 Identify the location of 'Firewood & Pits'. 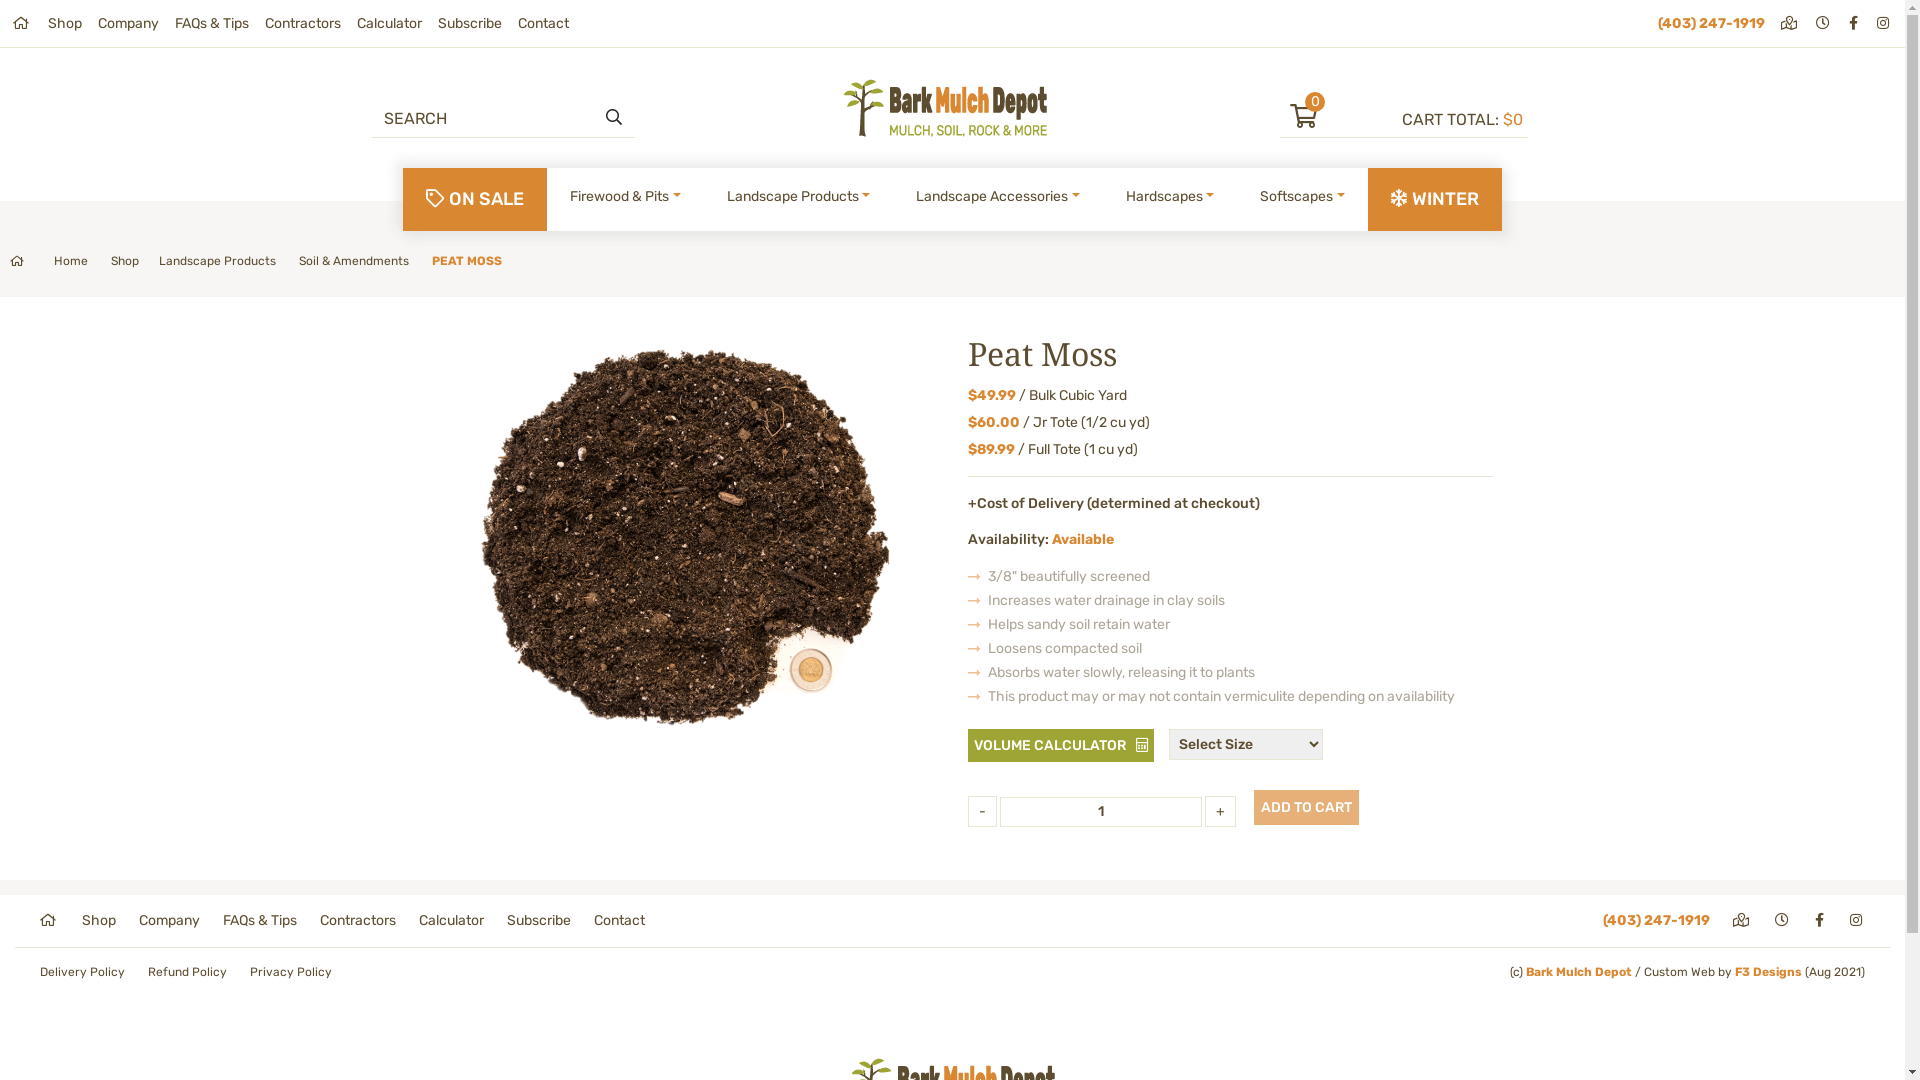
(624, 196).